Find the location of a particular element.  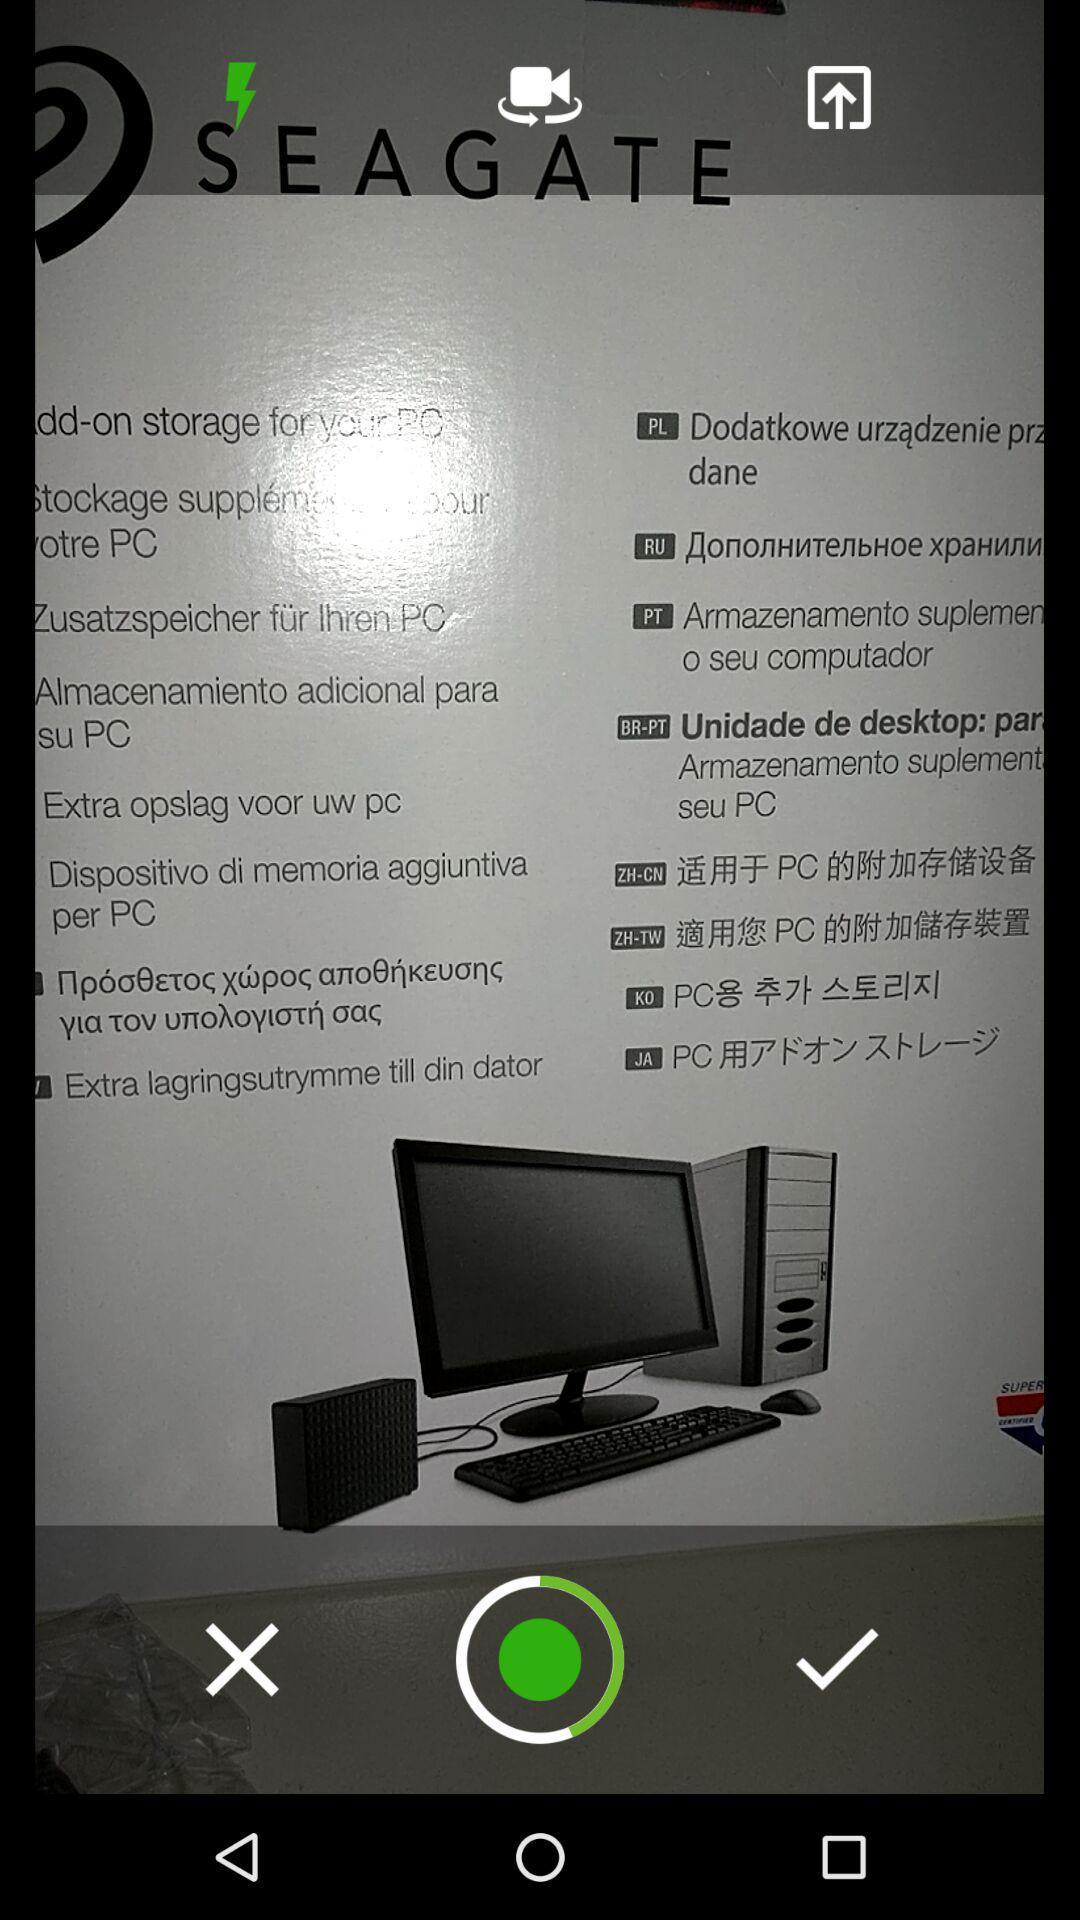

the item at the top right corner is located at coordinates (838, 96).